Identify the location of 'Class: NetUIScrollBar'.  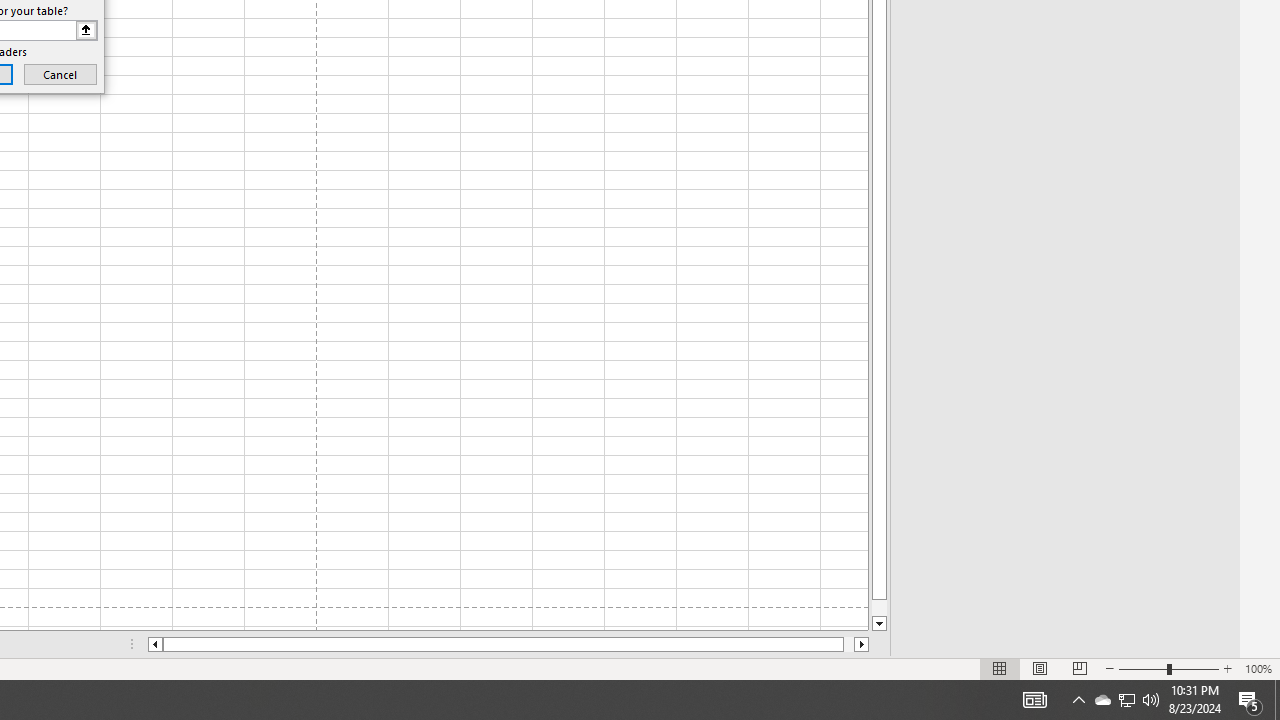
(508, 644).